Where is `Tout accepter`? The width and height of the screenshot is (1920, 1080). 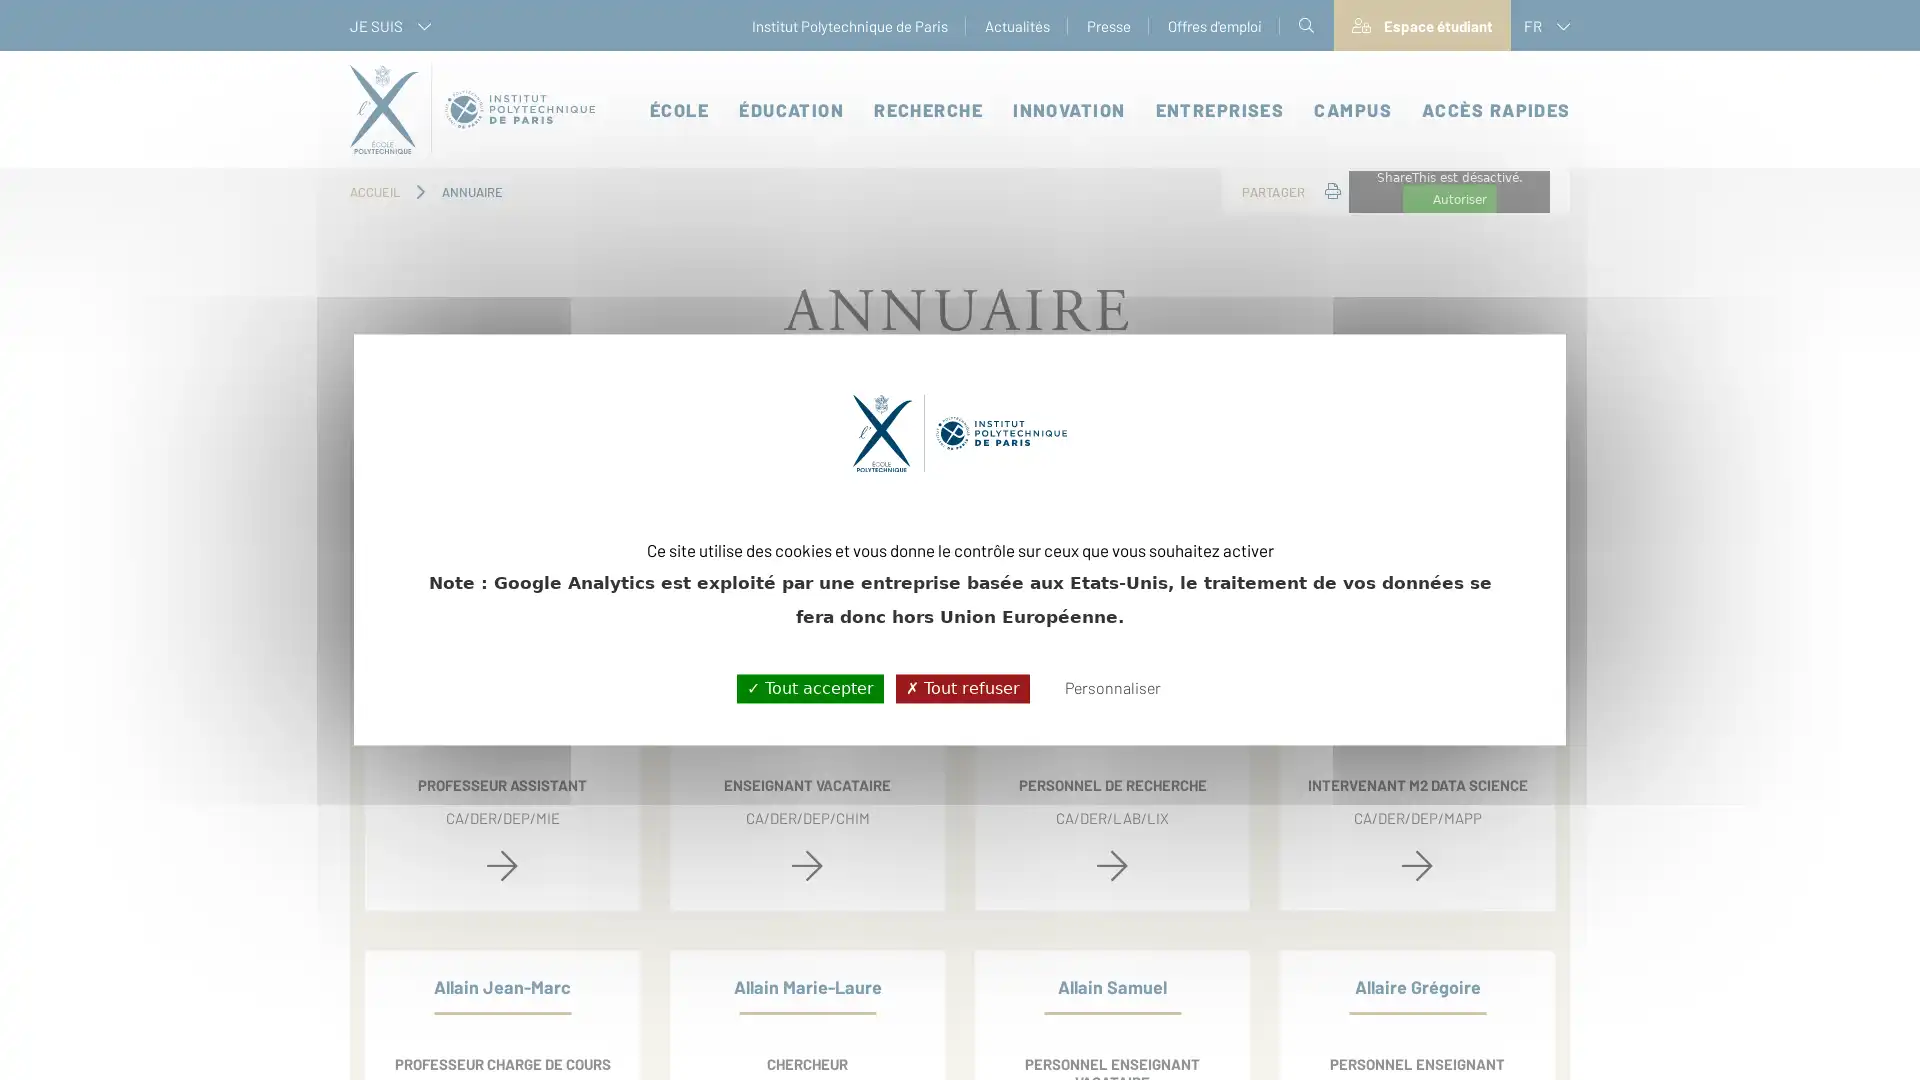 Tout accepter is located at coordinates (809, 687).